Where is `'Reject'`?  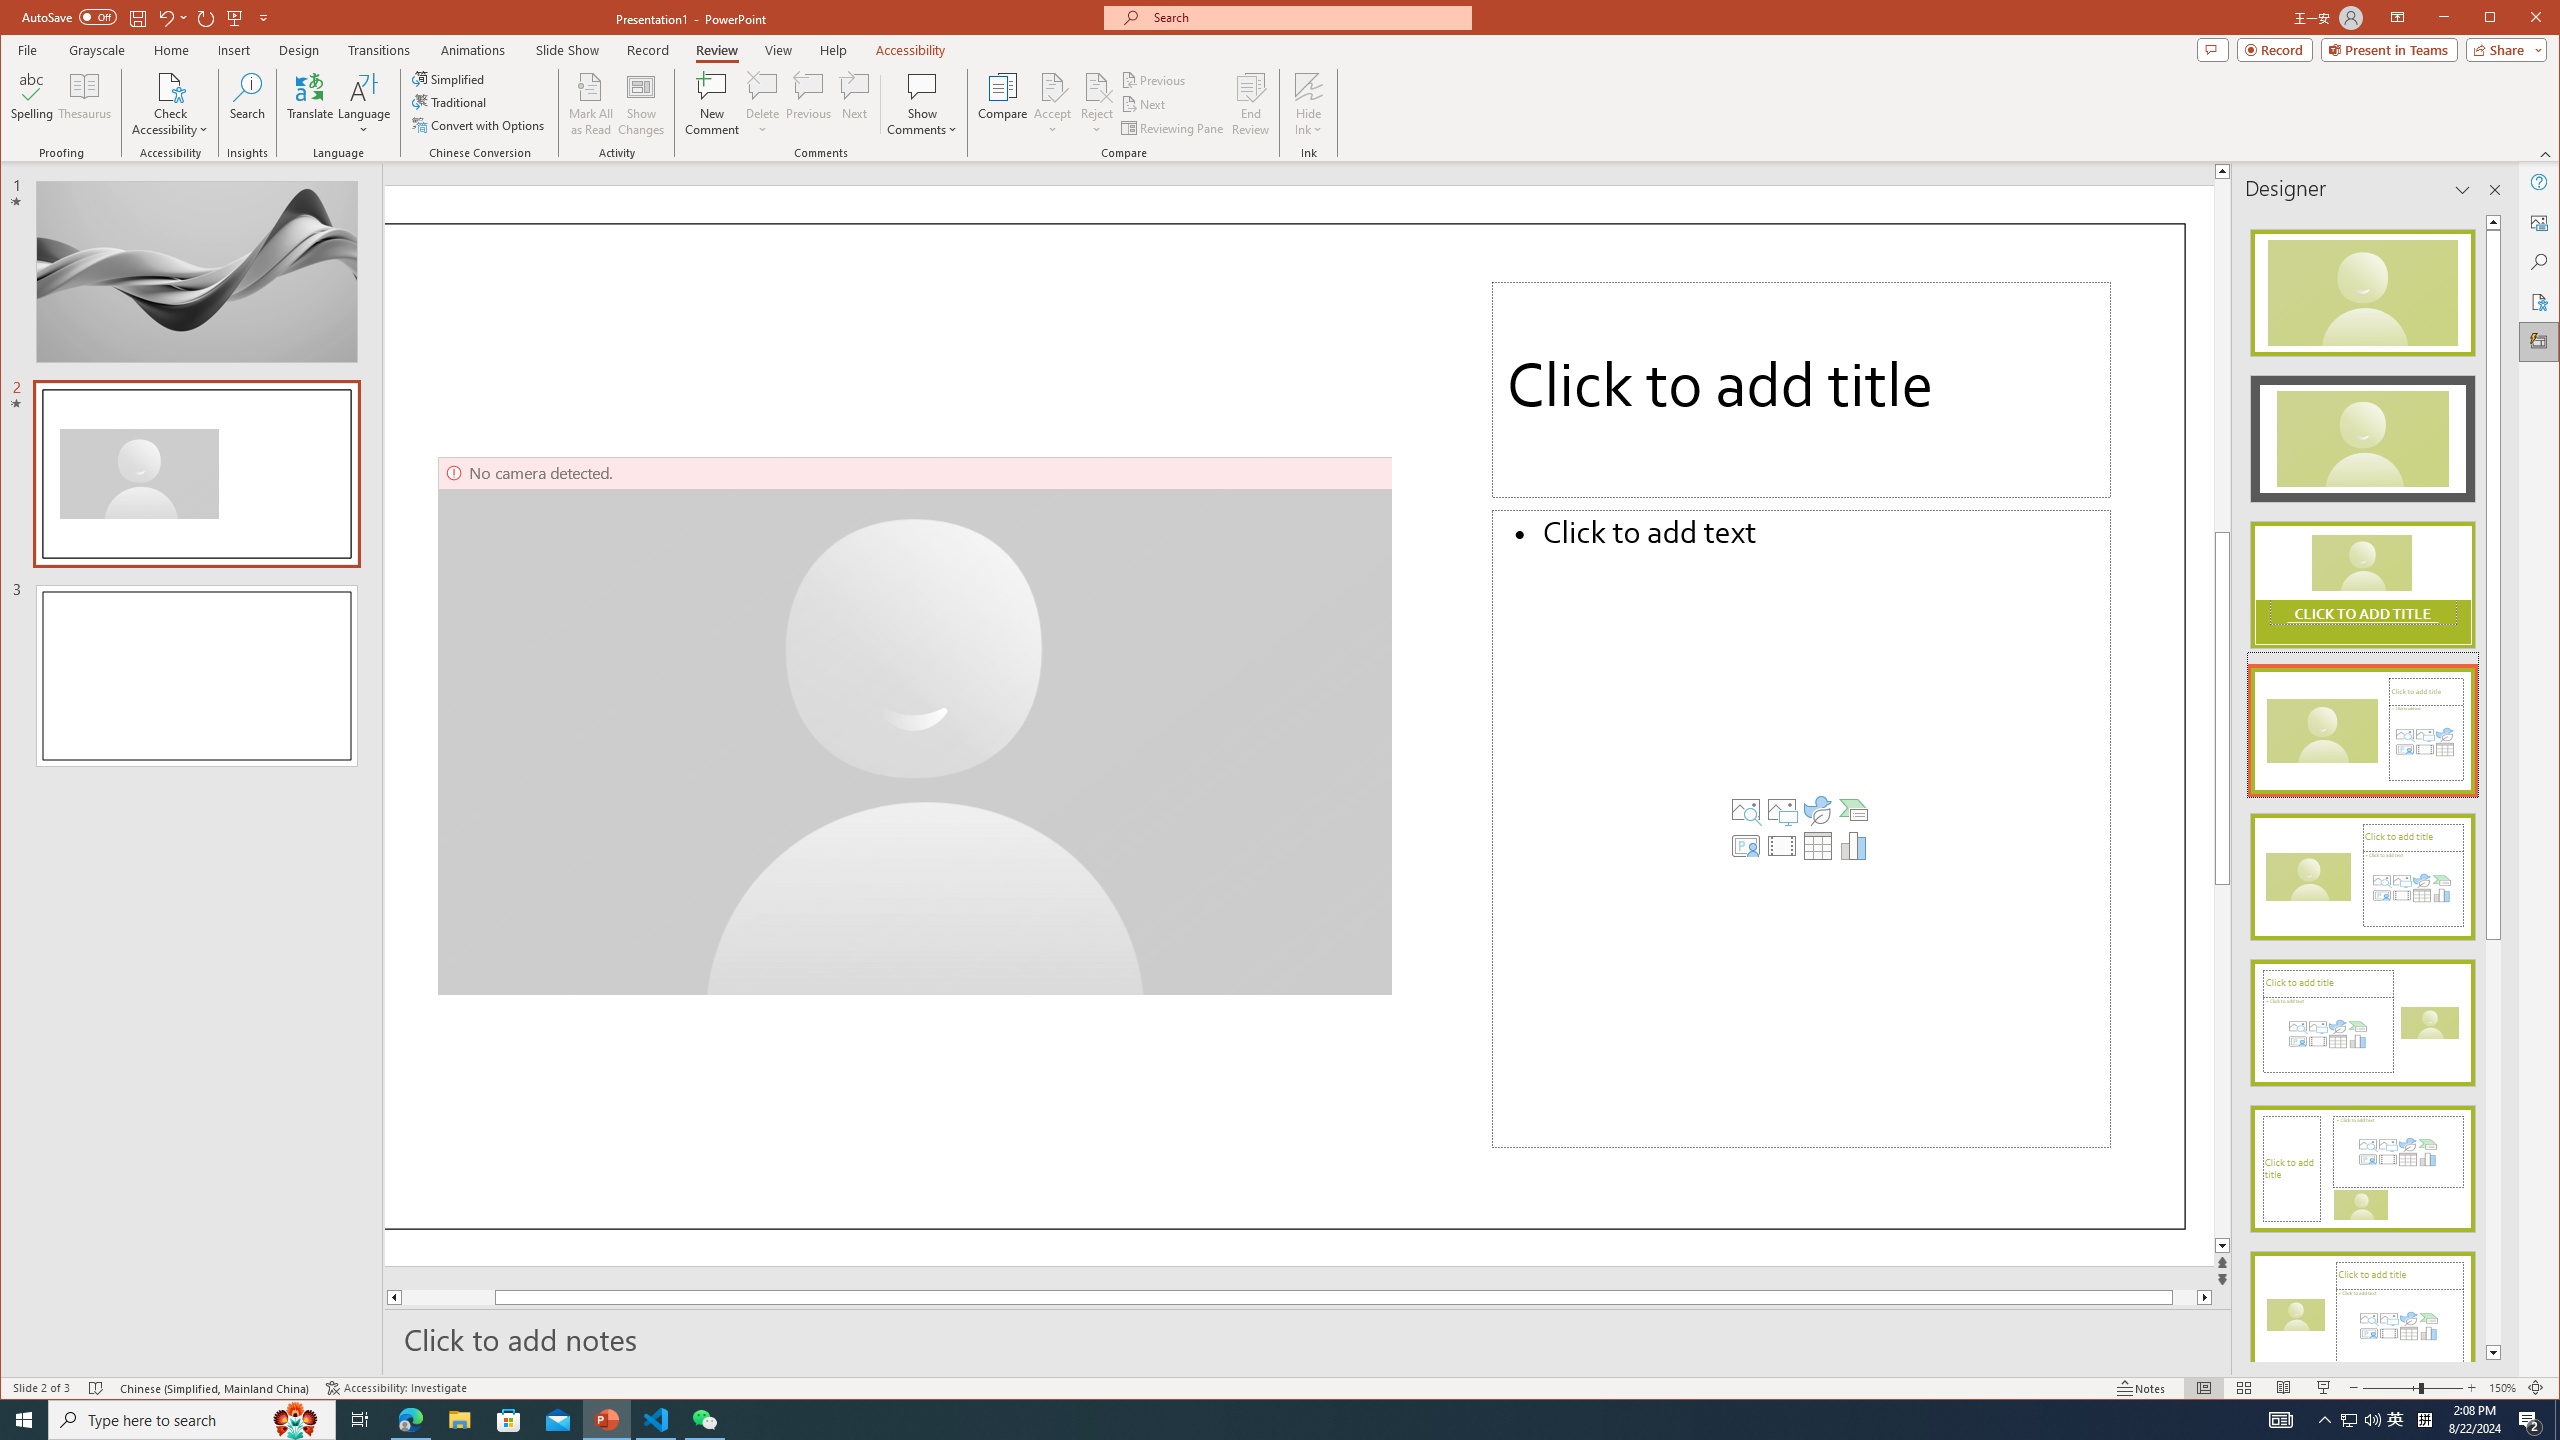
'Reject' is located at coordinates (1096, 103).